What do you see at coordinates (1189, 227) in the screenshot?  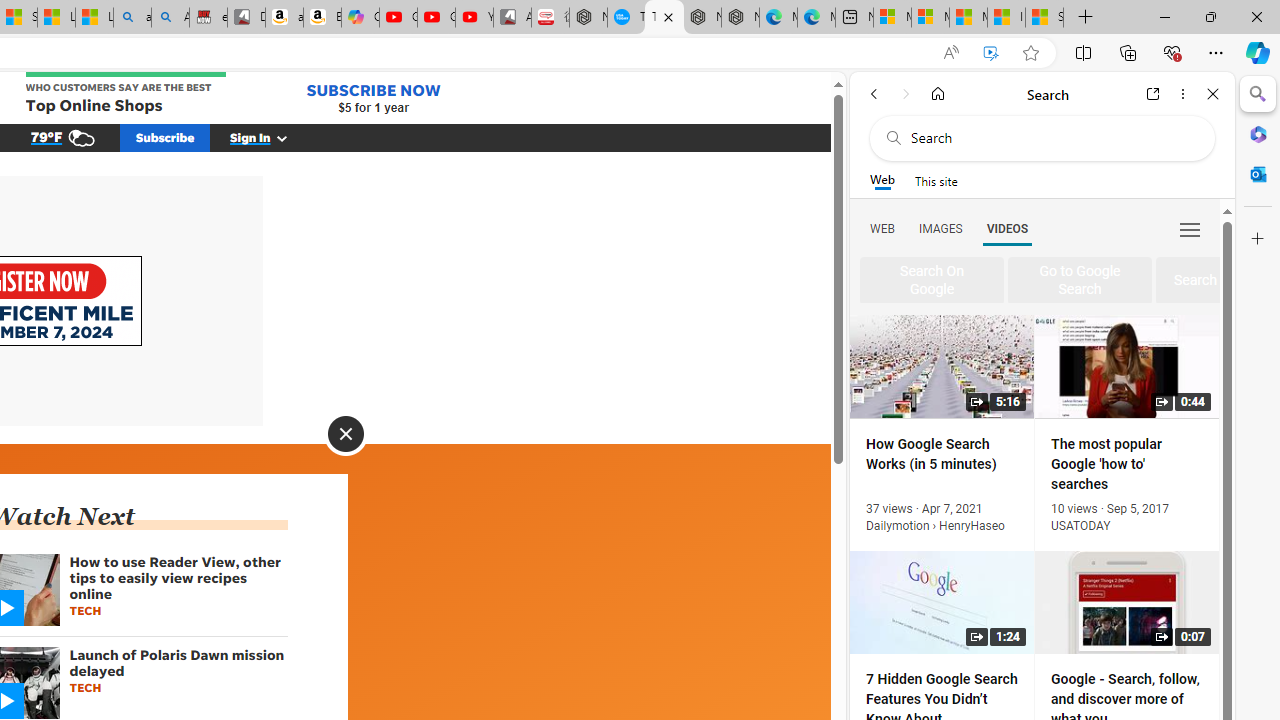 I see `'Preferences'` at bounding box center [1189, 227].